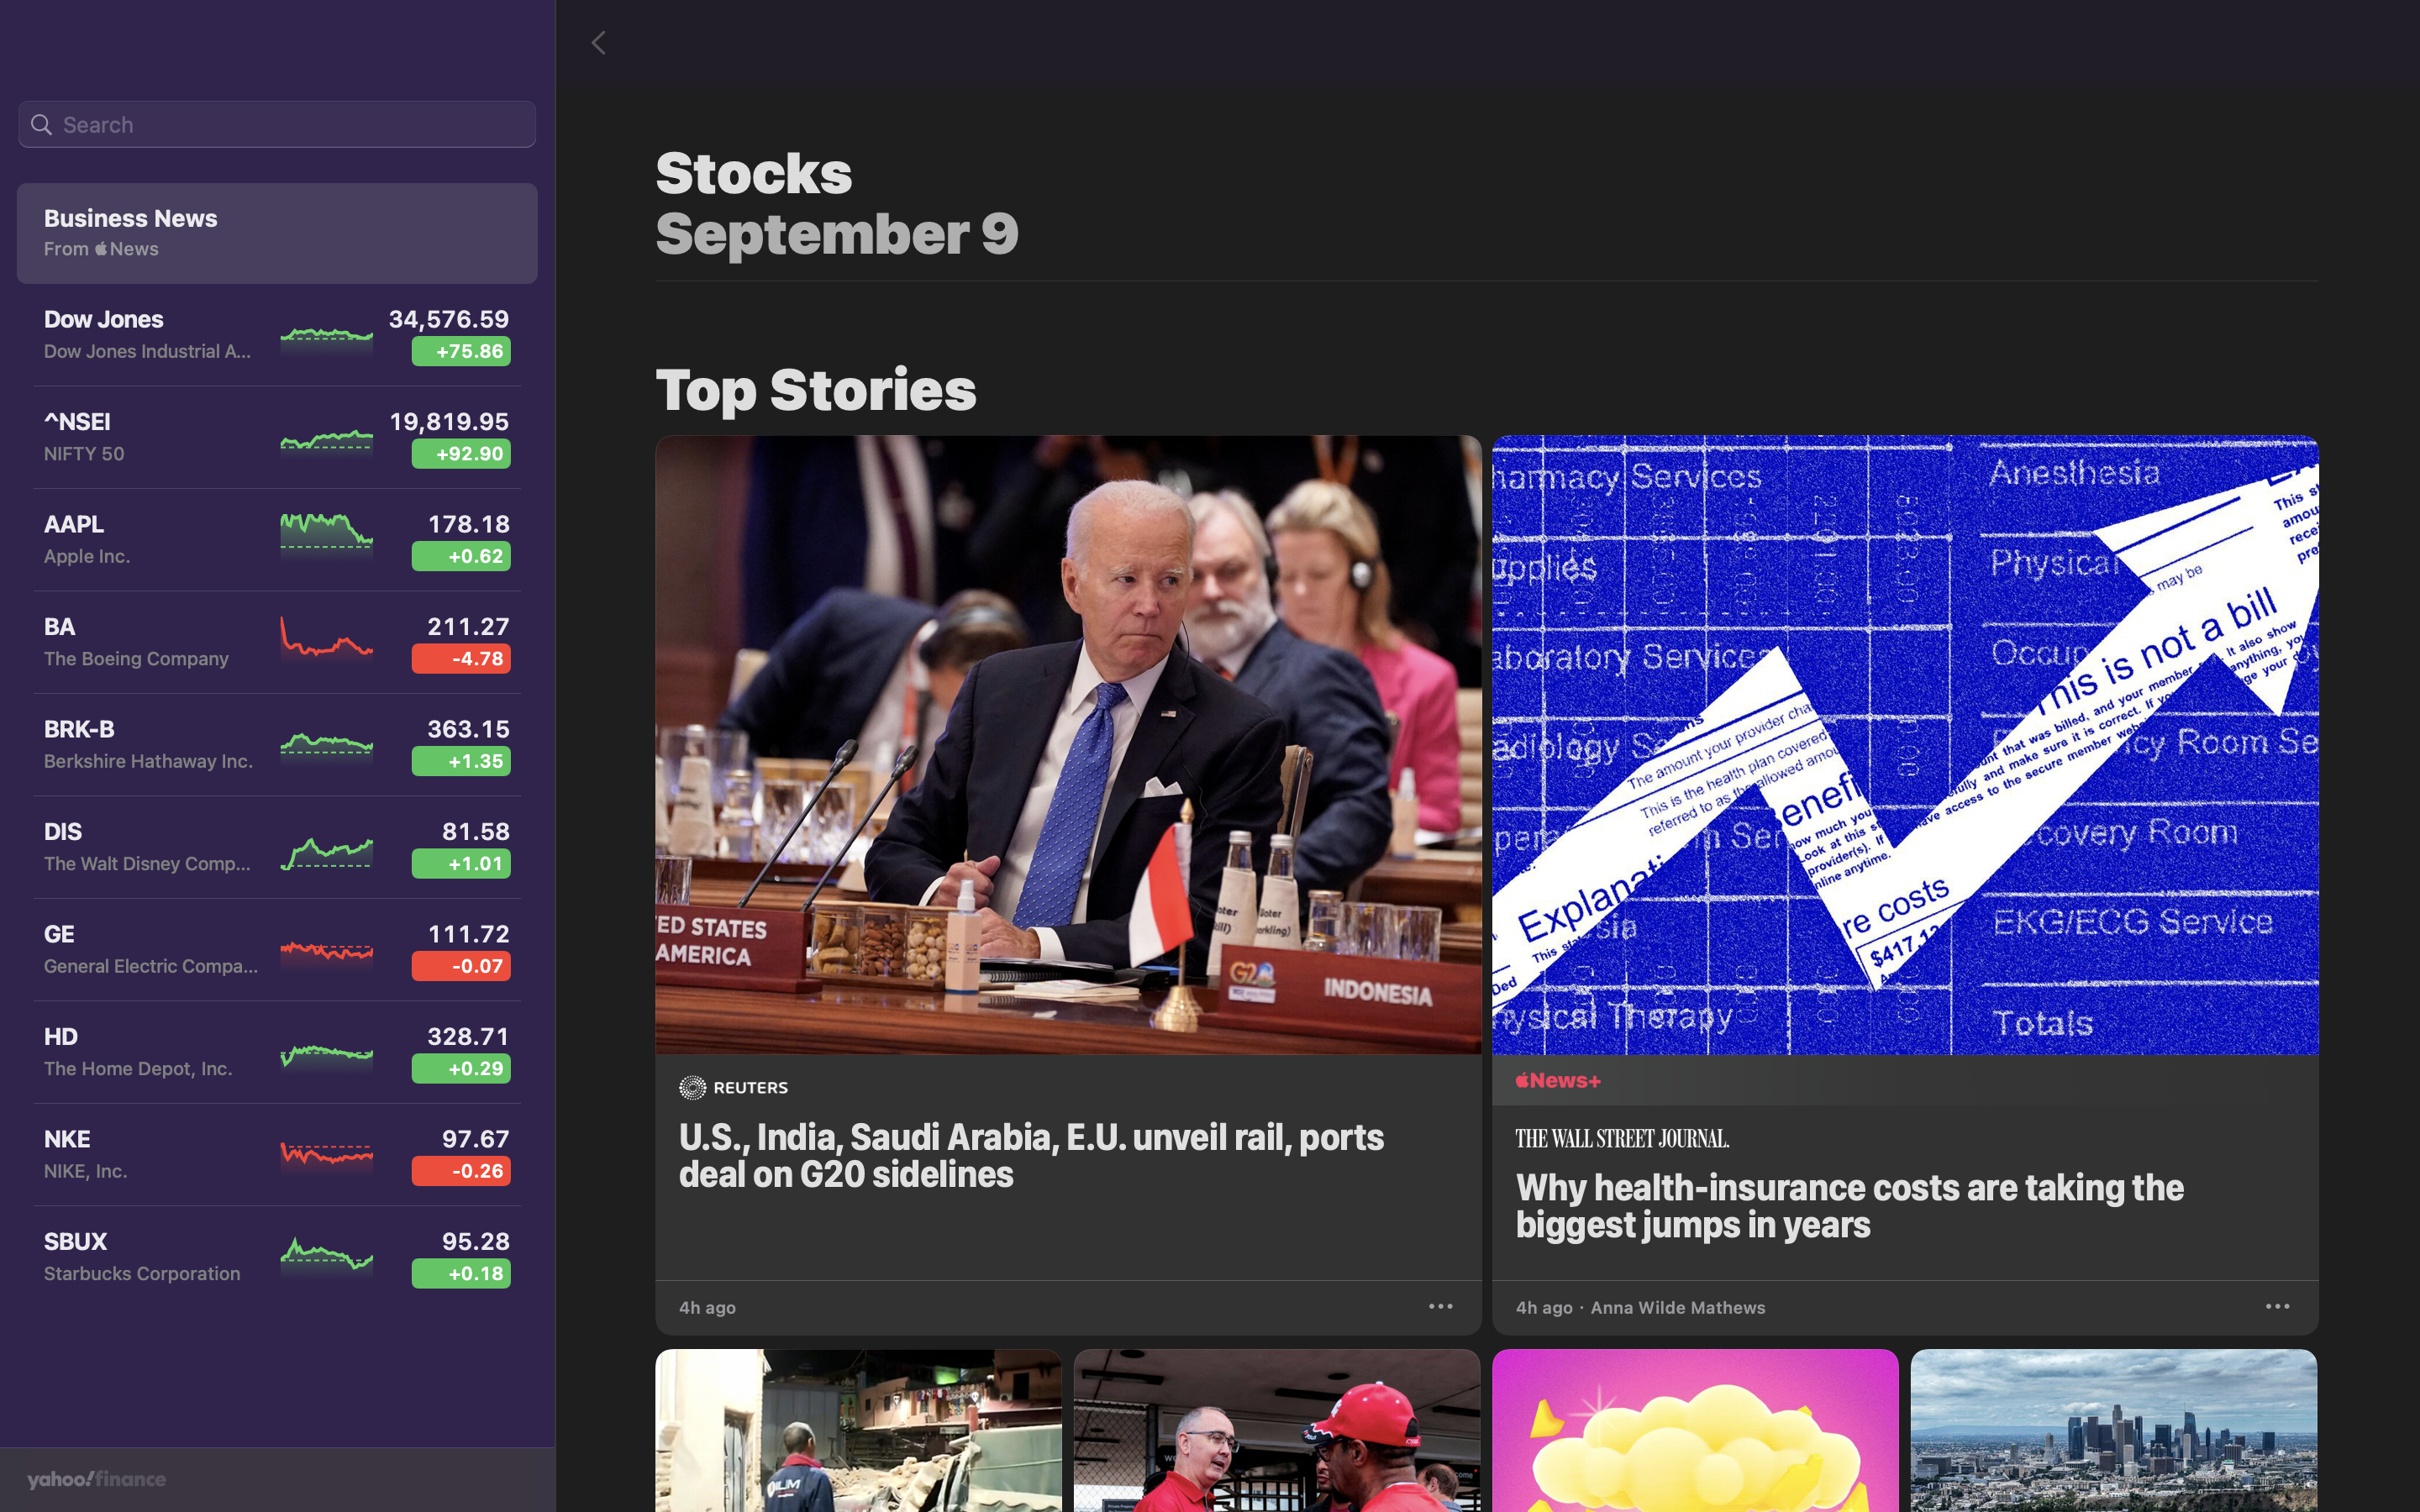 The width and height of the screenshot is (2420, 1512). I want to click on the Home Depot stock to view more details, so click(271, 1056).